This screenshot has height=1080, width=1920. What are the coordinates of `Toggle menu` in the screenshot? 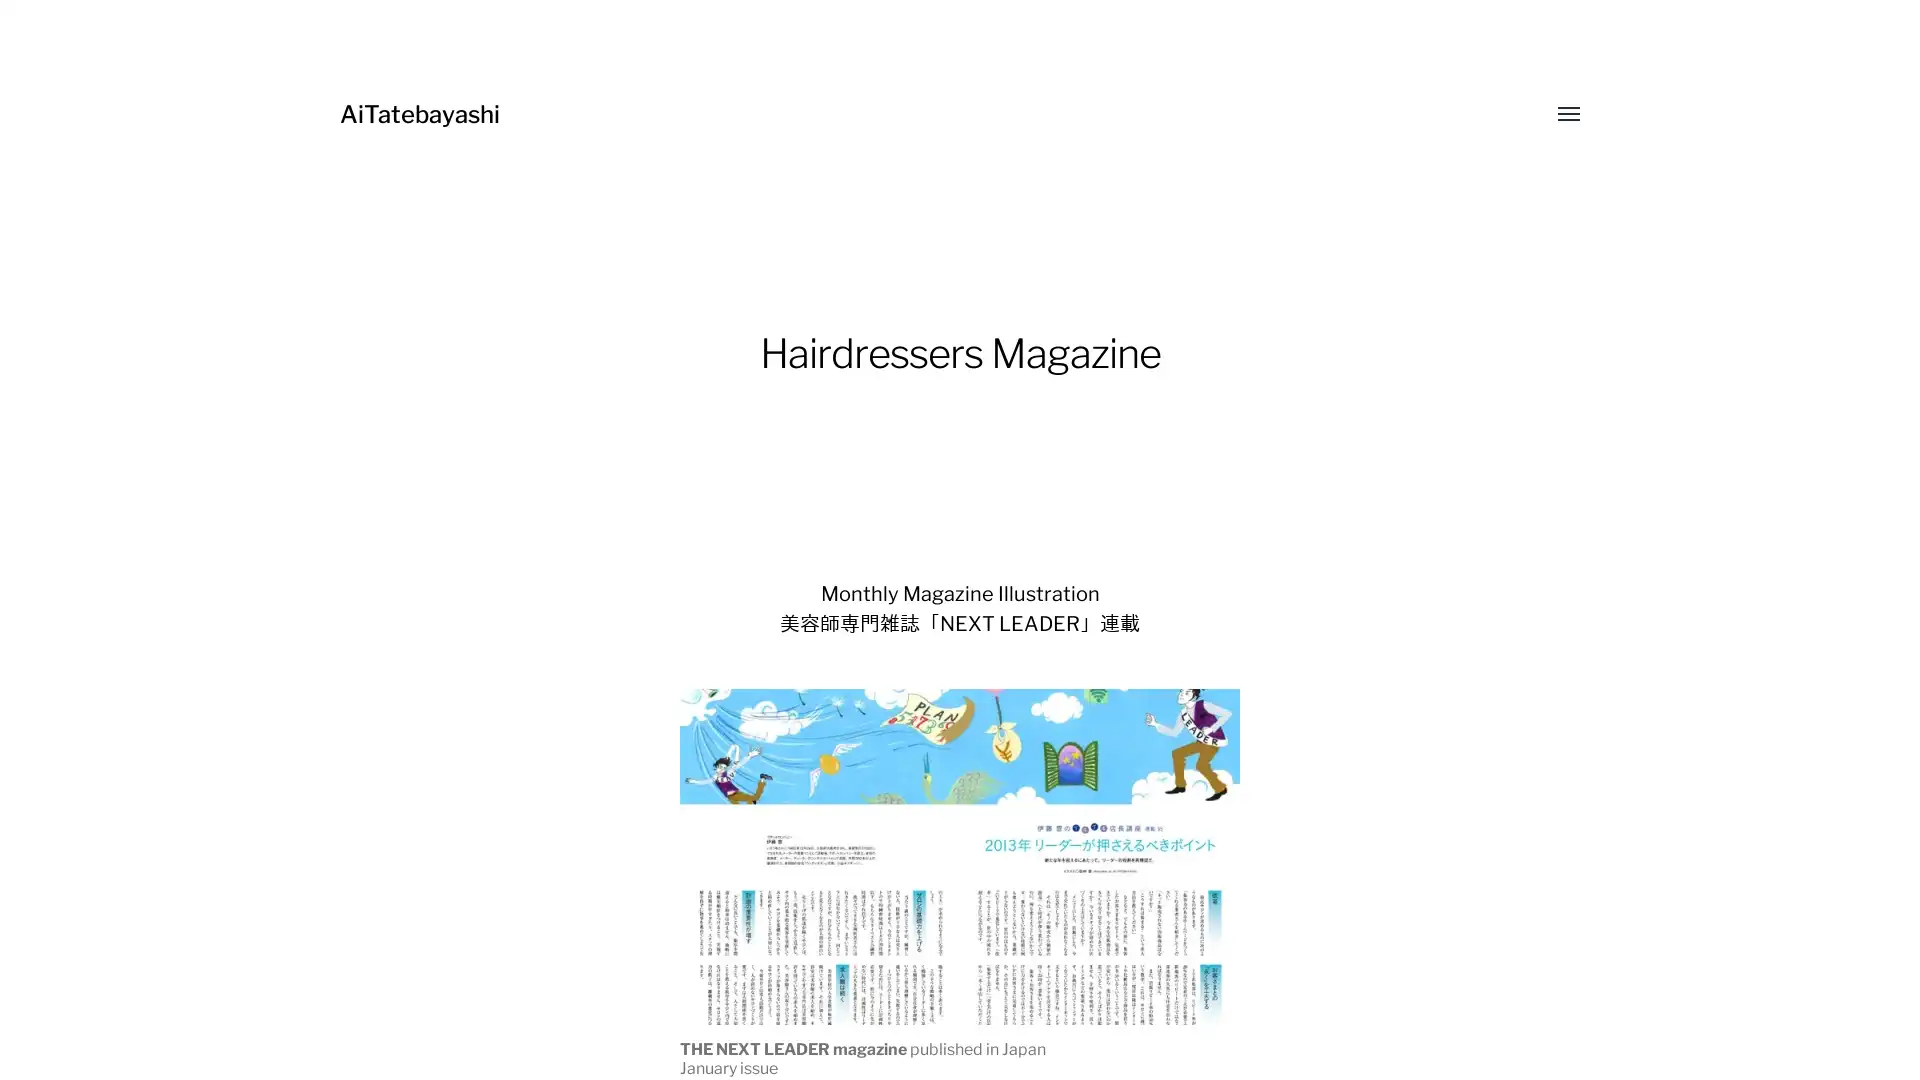 It's located at (1554, 114).